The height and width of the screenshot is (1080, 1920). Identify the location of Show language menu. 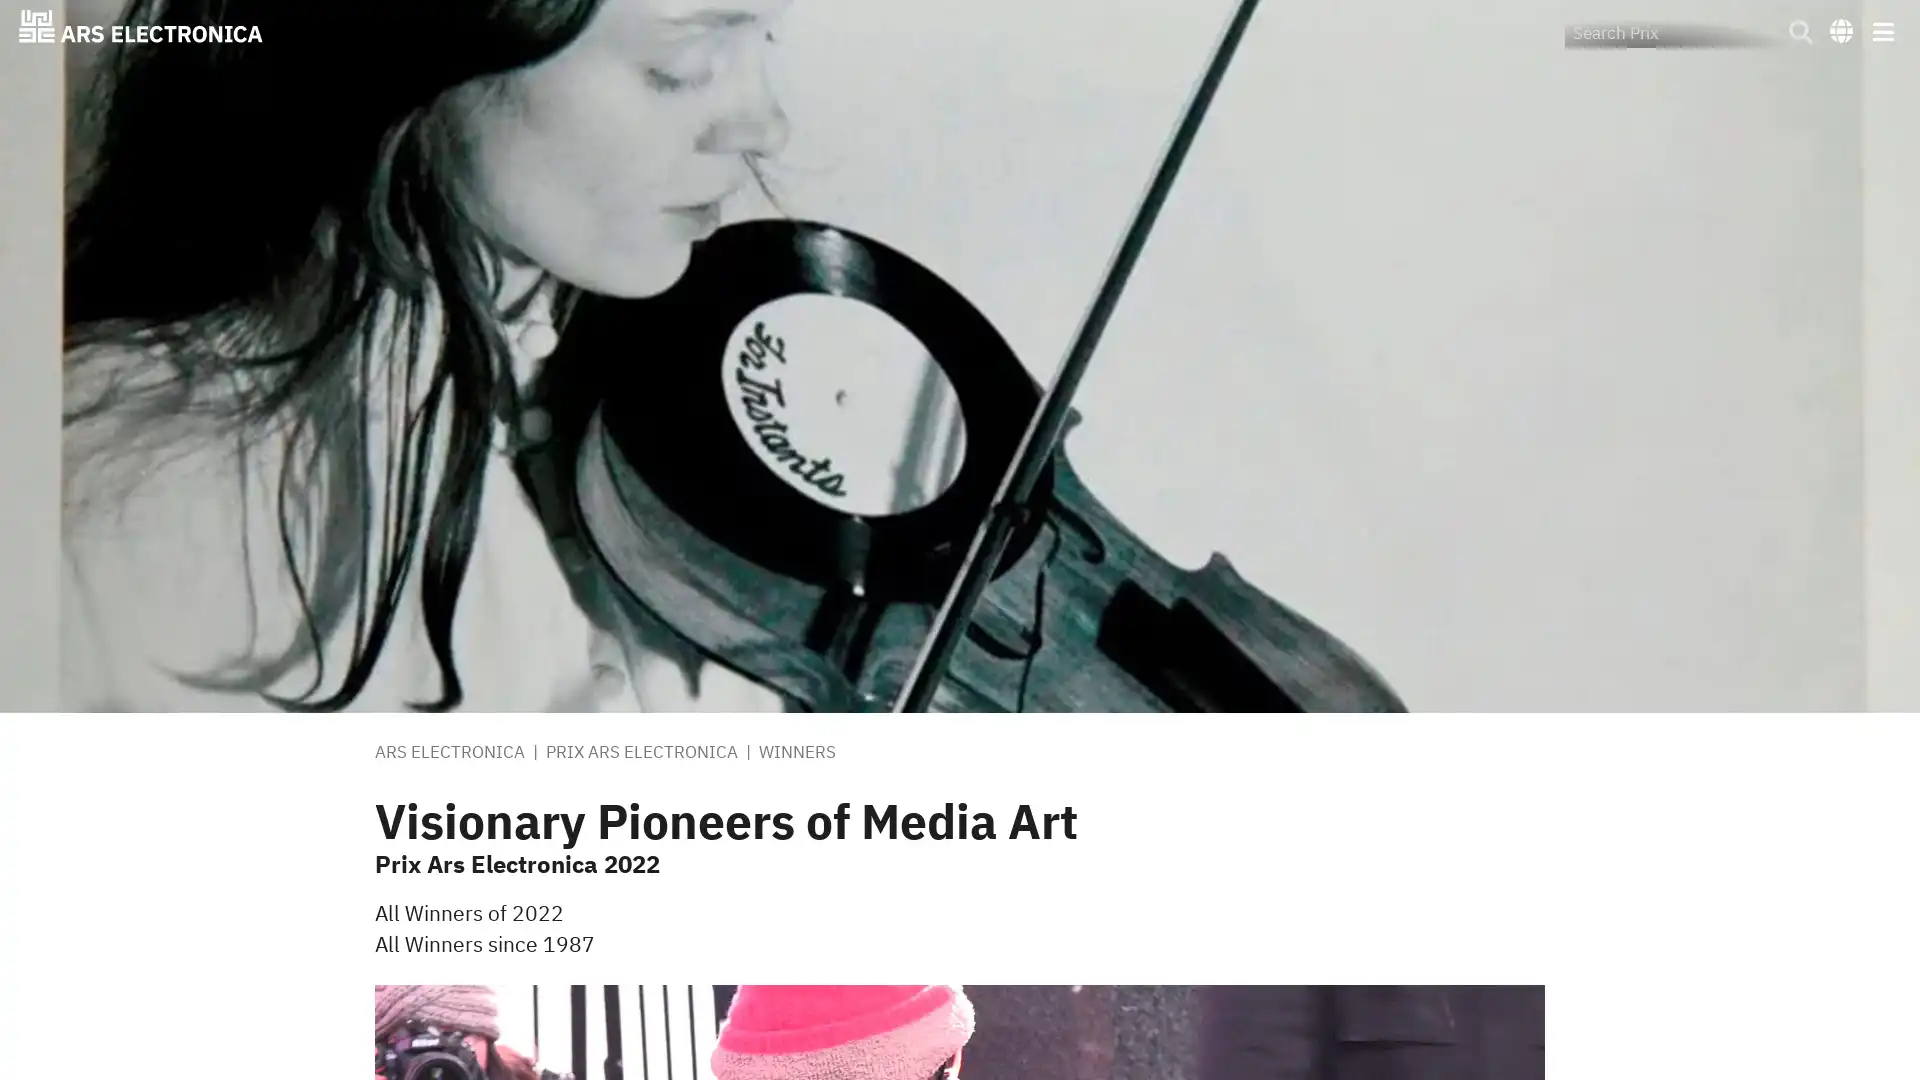
(1840, 29).